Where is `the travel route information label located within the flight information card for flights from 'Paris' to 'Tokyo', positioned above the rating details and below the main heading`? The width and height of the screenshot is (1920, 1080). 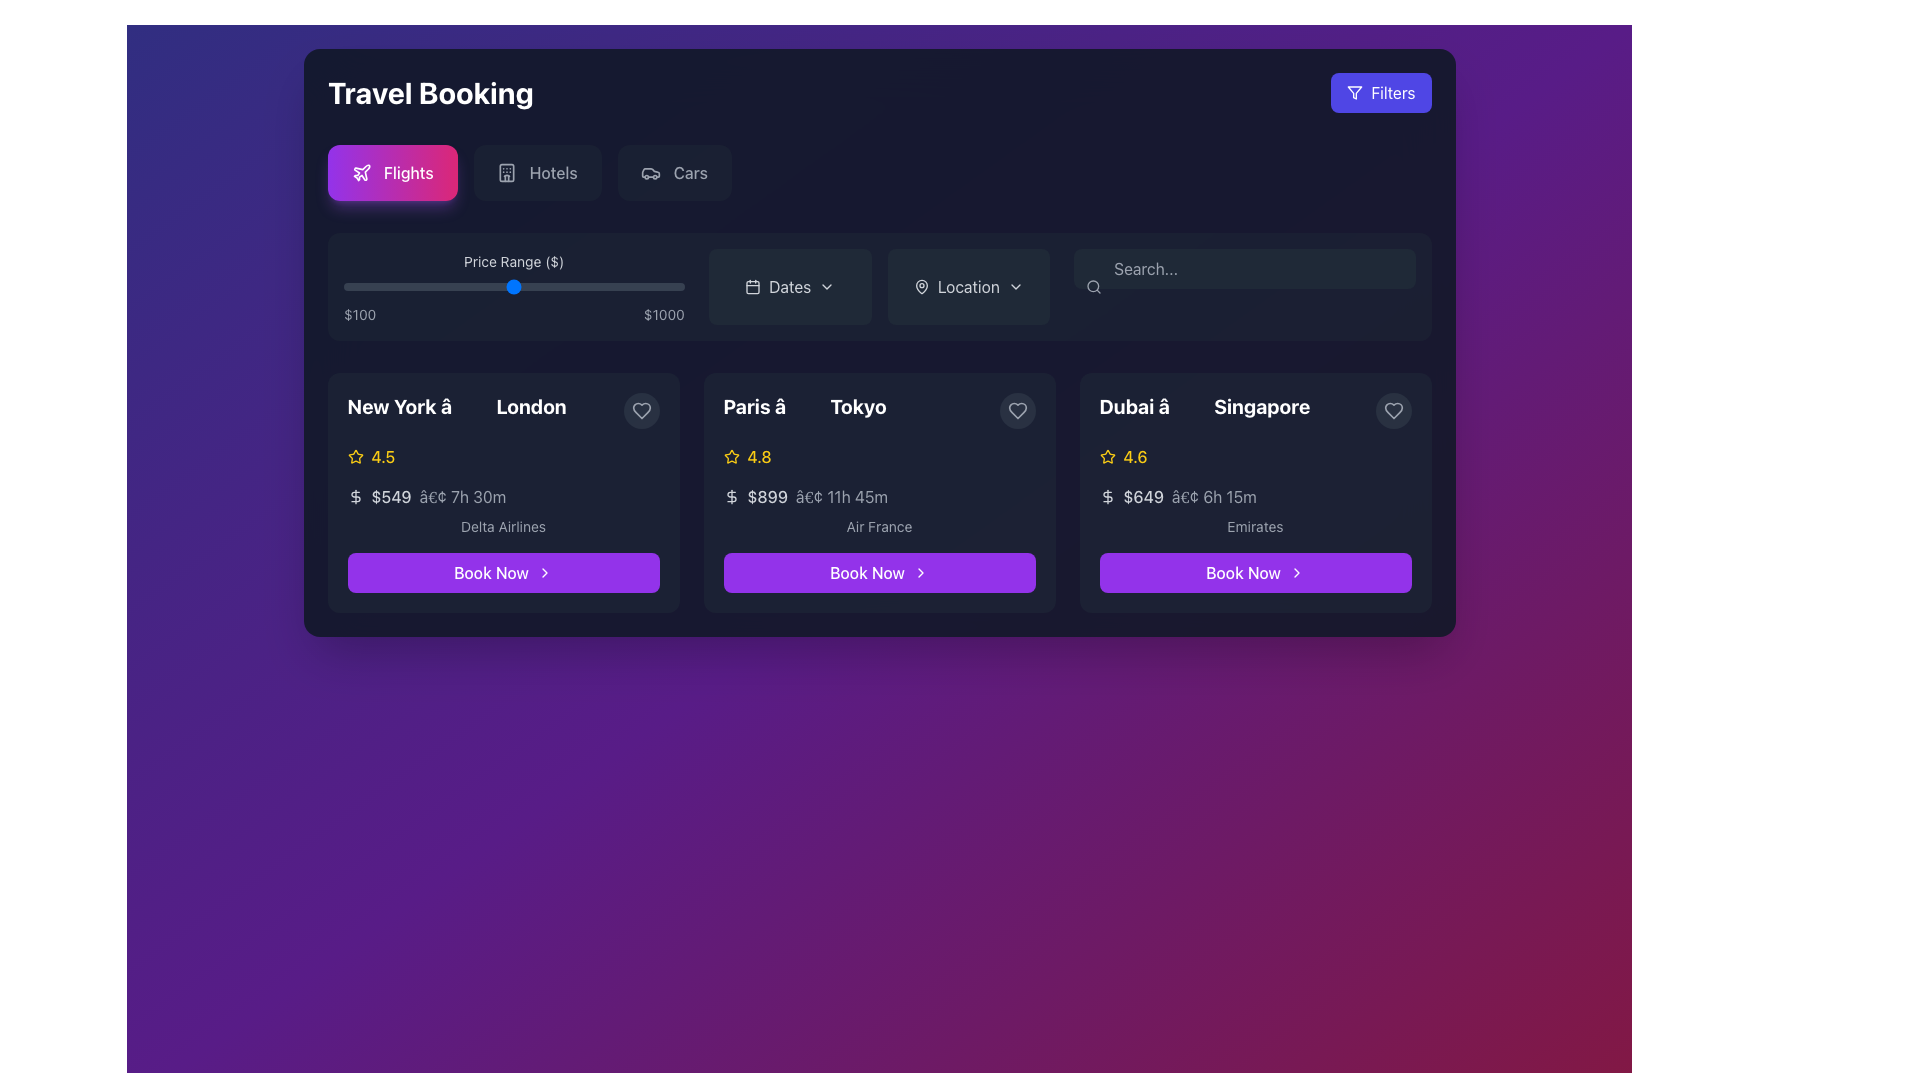
the travel route information label located within the flight information card for flights from 'Paris' to 'Tokyo', positioned above the rating details and below the main heading is located at coordinates (879, 410).